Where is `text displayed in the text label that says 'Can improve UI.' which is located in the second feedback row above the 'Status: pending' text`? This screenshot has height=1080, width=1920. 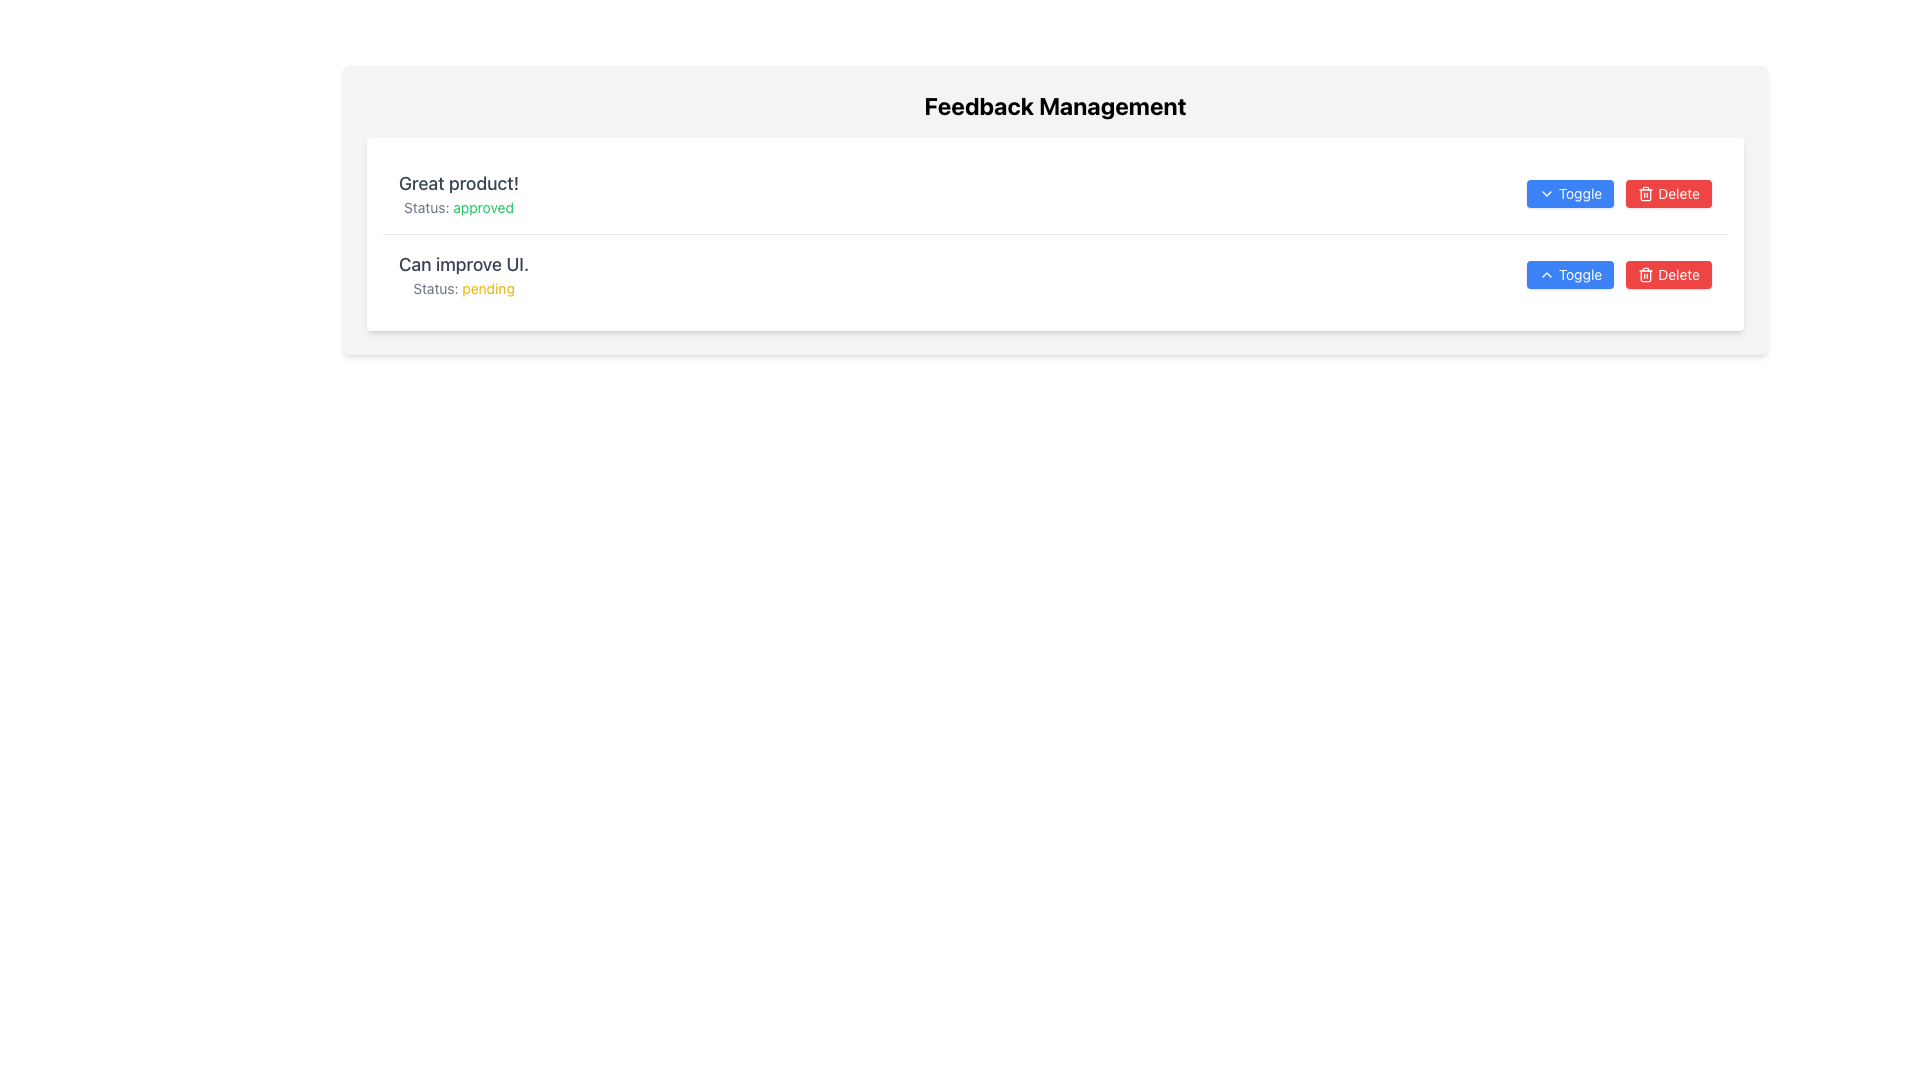
text displayed in the text label that says 'Can improve UI.' which is located in the second feedback row above the 'Status: pending' text is located at coordinates (463, 264).